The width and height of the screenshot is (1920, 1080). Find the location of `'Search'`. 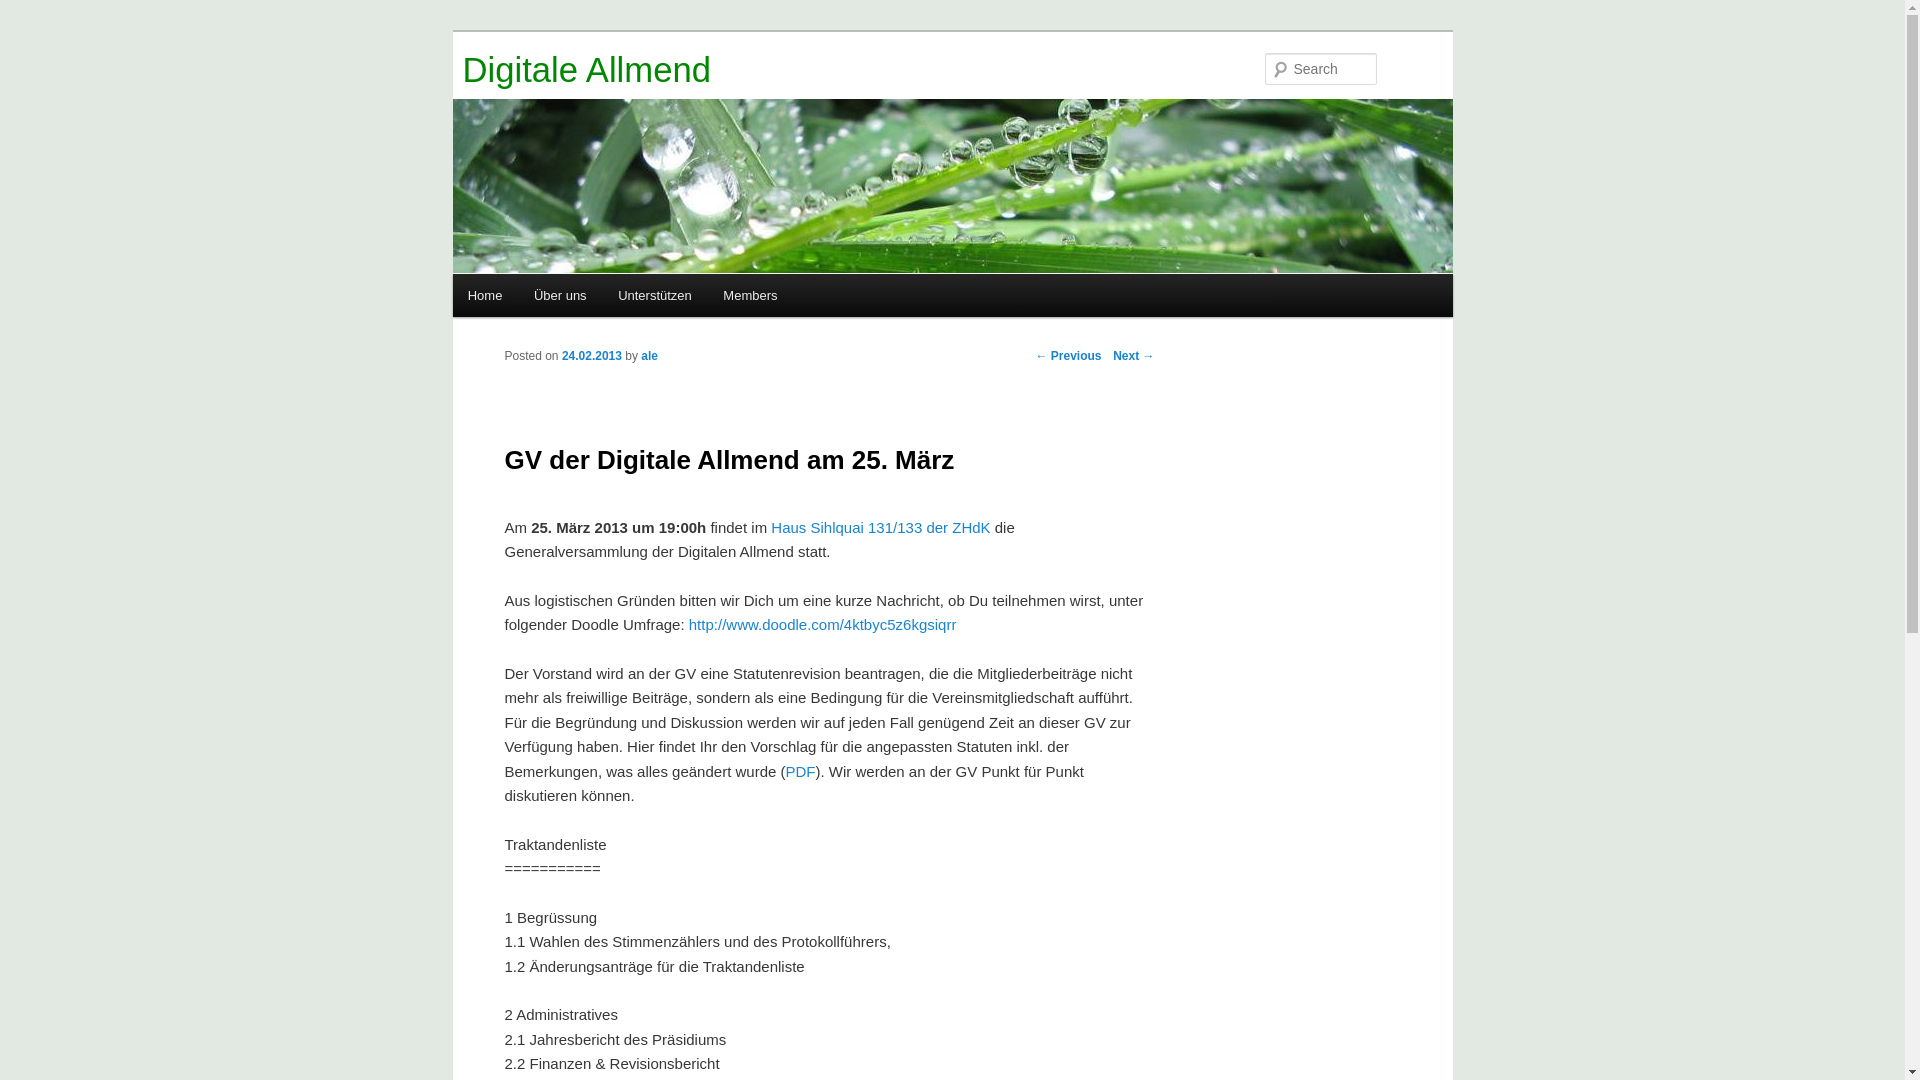

'Search' is located at coordinates (32, 11).